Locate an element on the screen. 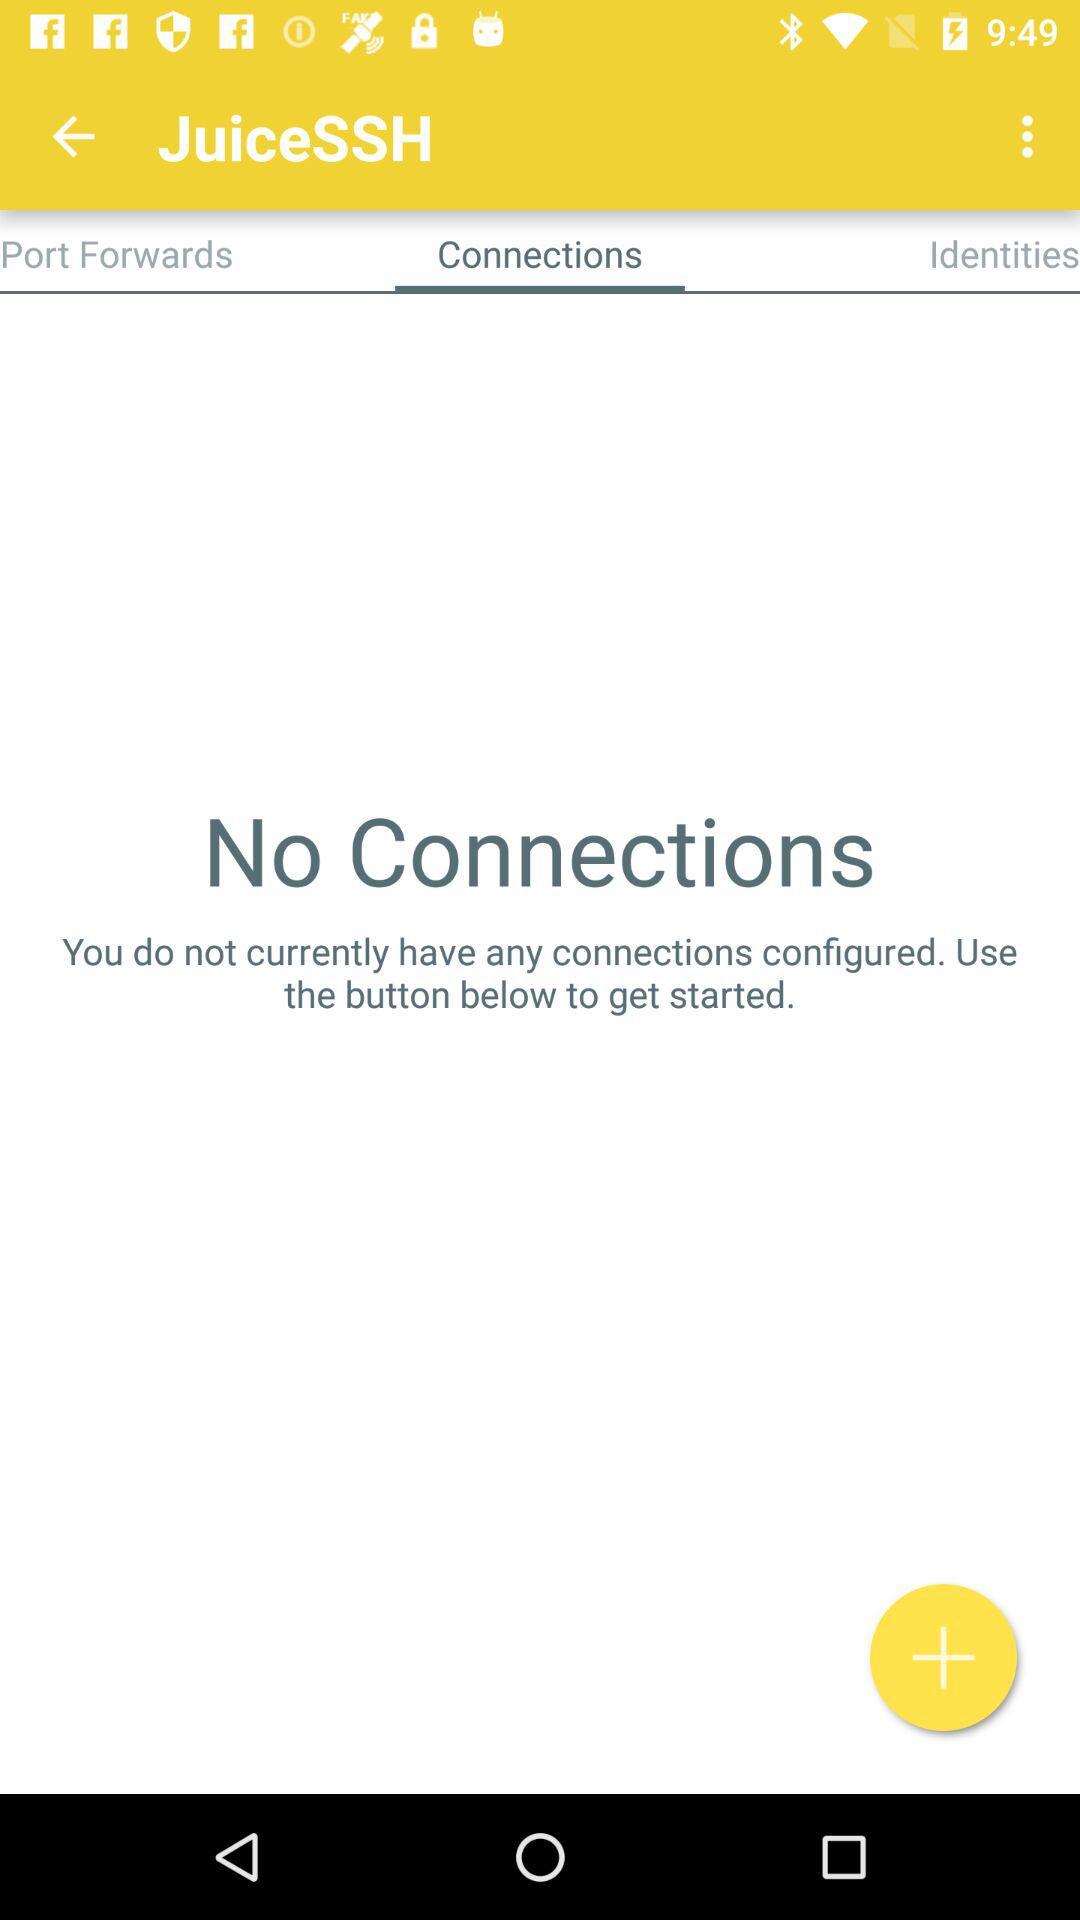  the port forwards app is located at coordinates (116, 252).